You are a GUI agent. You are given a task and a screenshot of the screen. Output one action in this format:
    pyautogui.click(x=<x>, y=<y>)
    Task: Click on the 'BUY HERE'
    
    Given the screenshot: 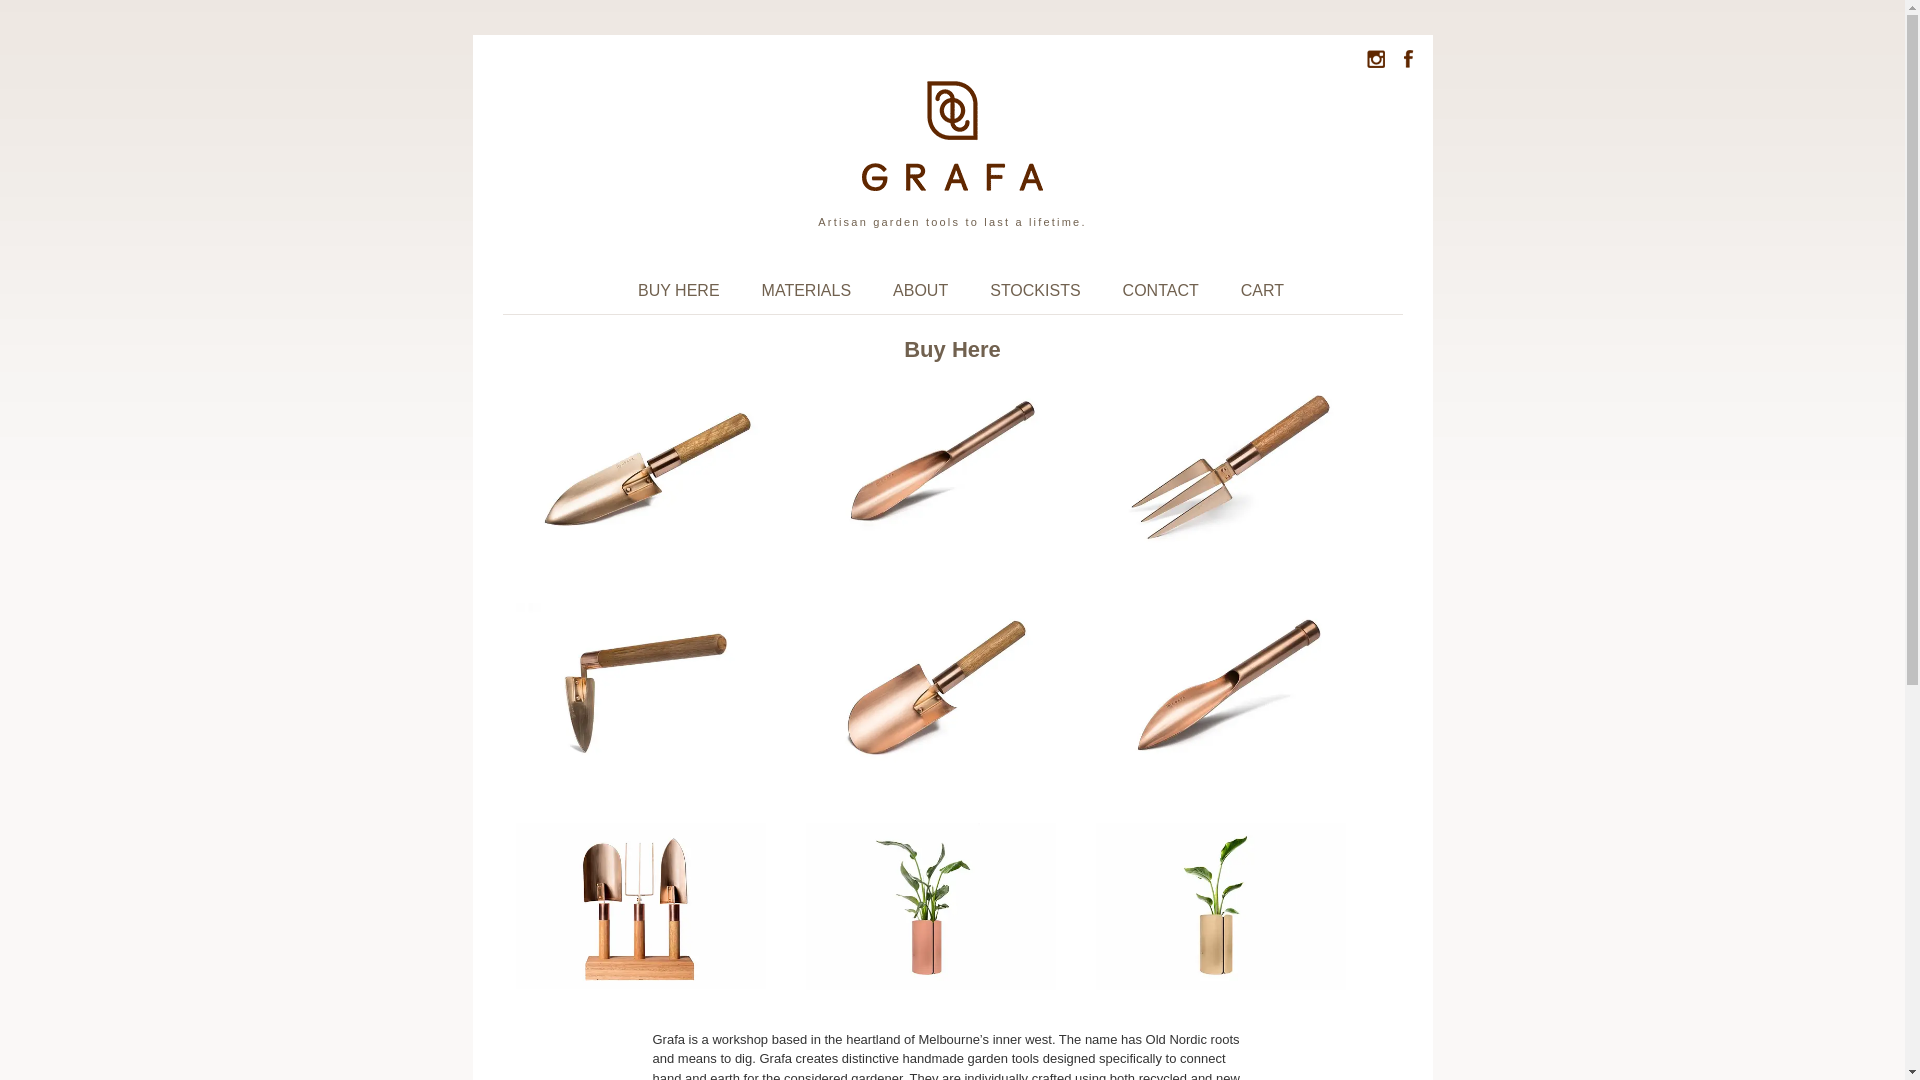 What is the action you would take?
    pyautogui.click(x=623, y=290)
    